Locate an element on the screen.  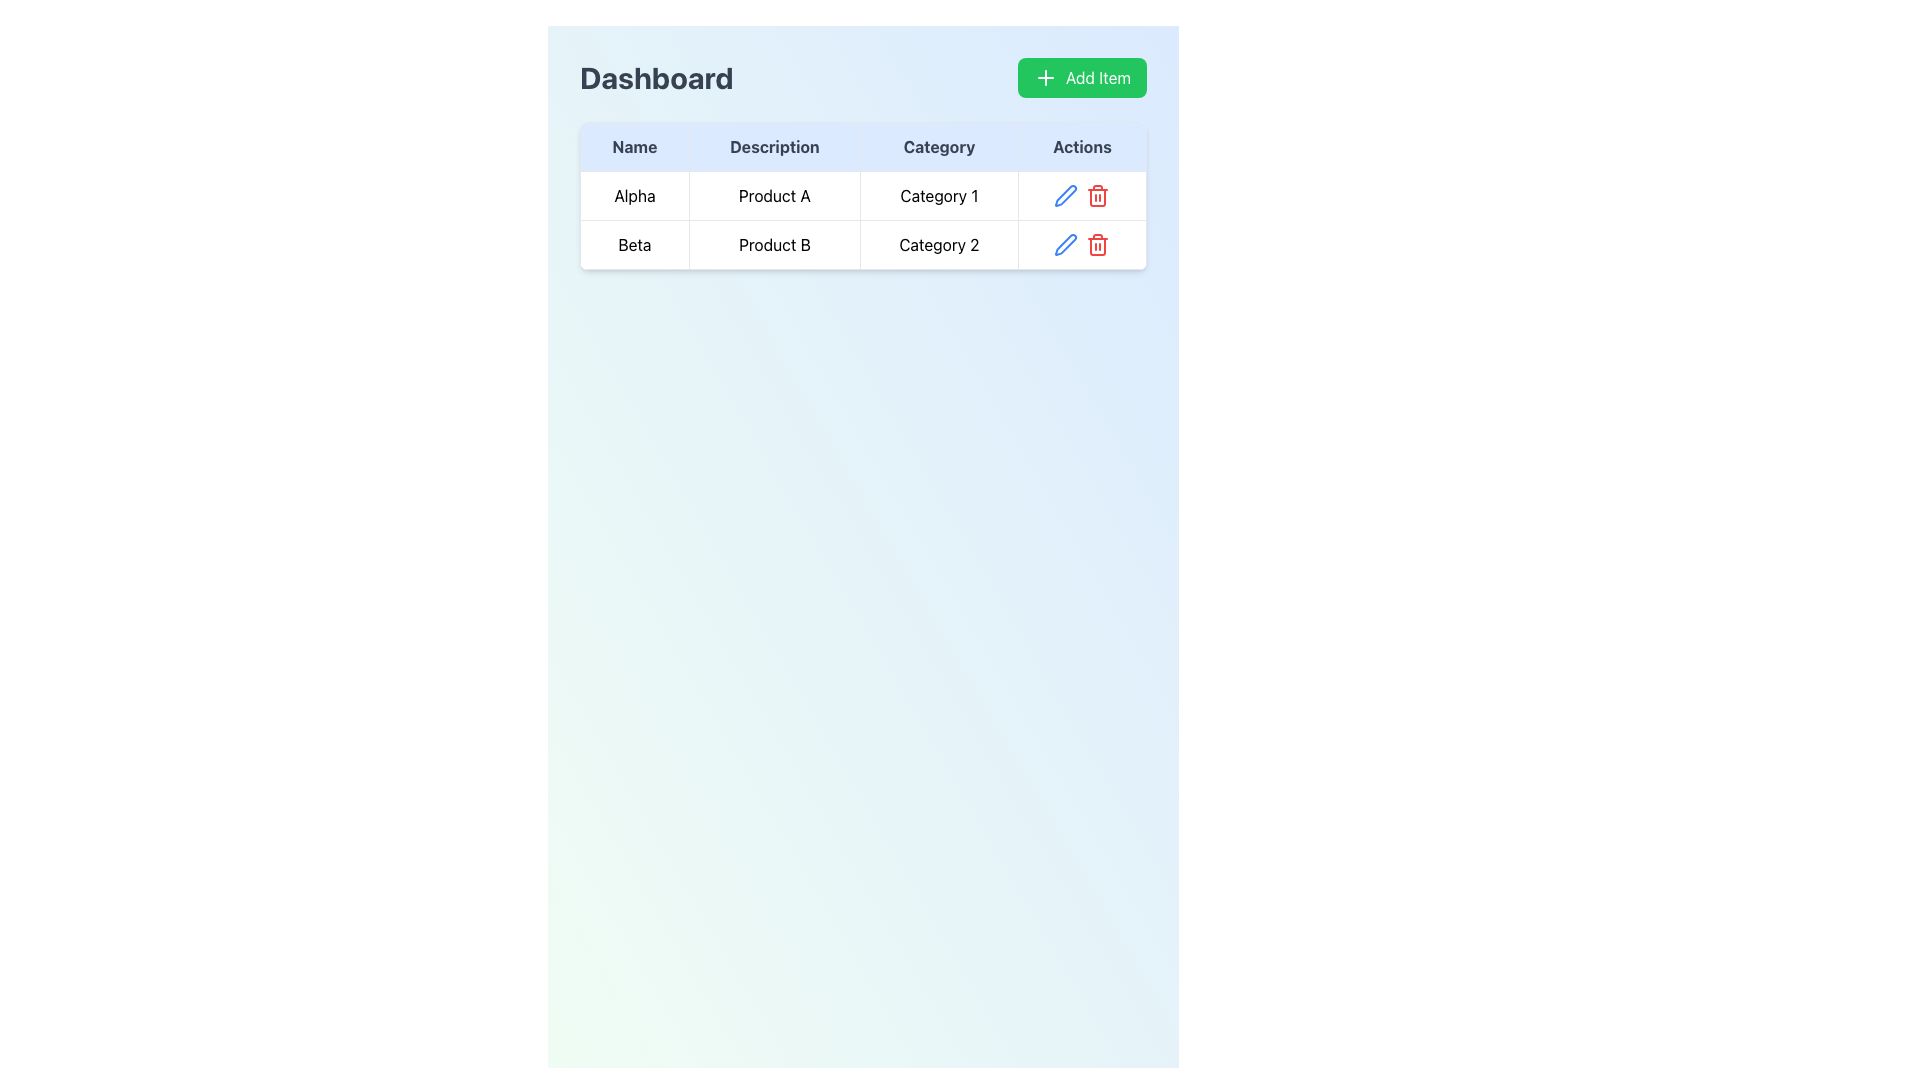
the text label 'Alpha' located in the first column of the first row of the table, which is styled with padding and a border, adjacent to 'Product A' is located at coordinates (633, 196).